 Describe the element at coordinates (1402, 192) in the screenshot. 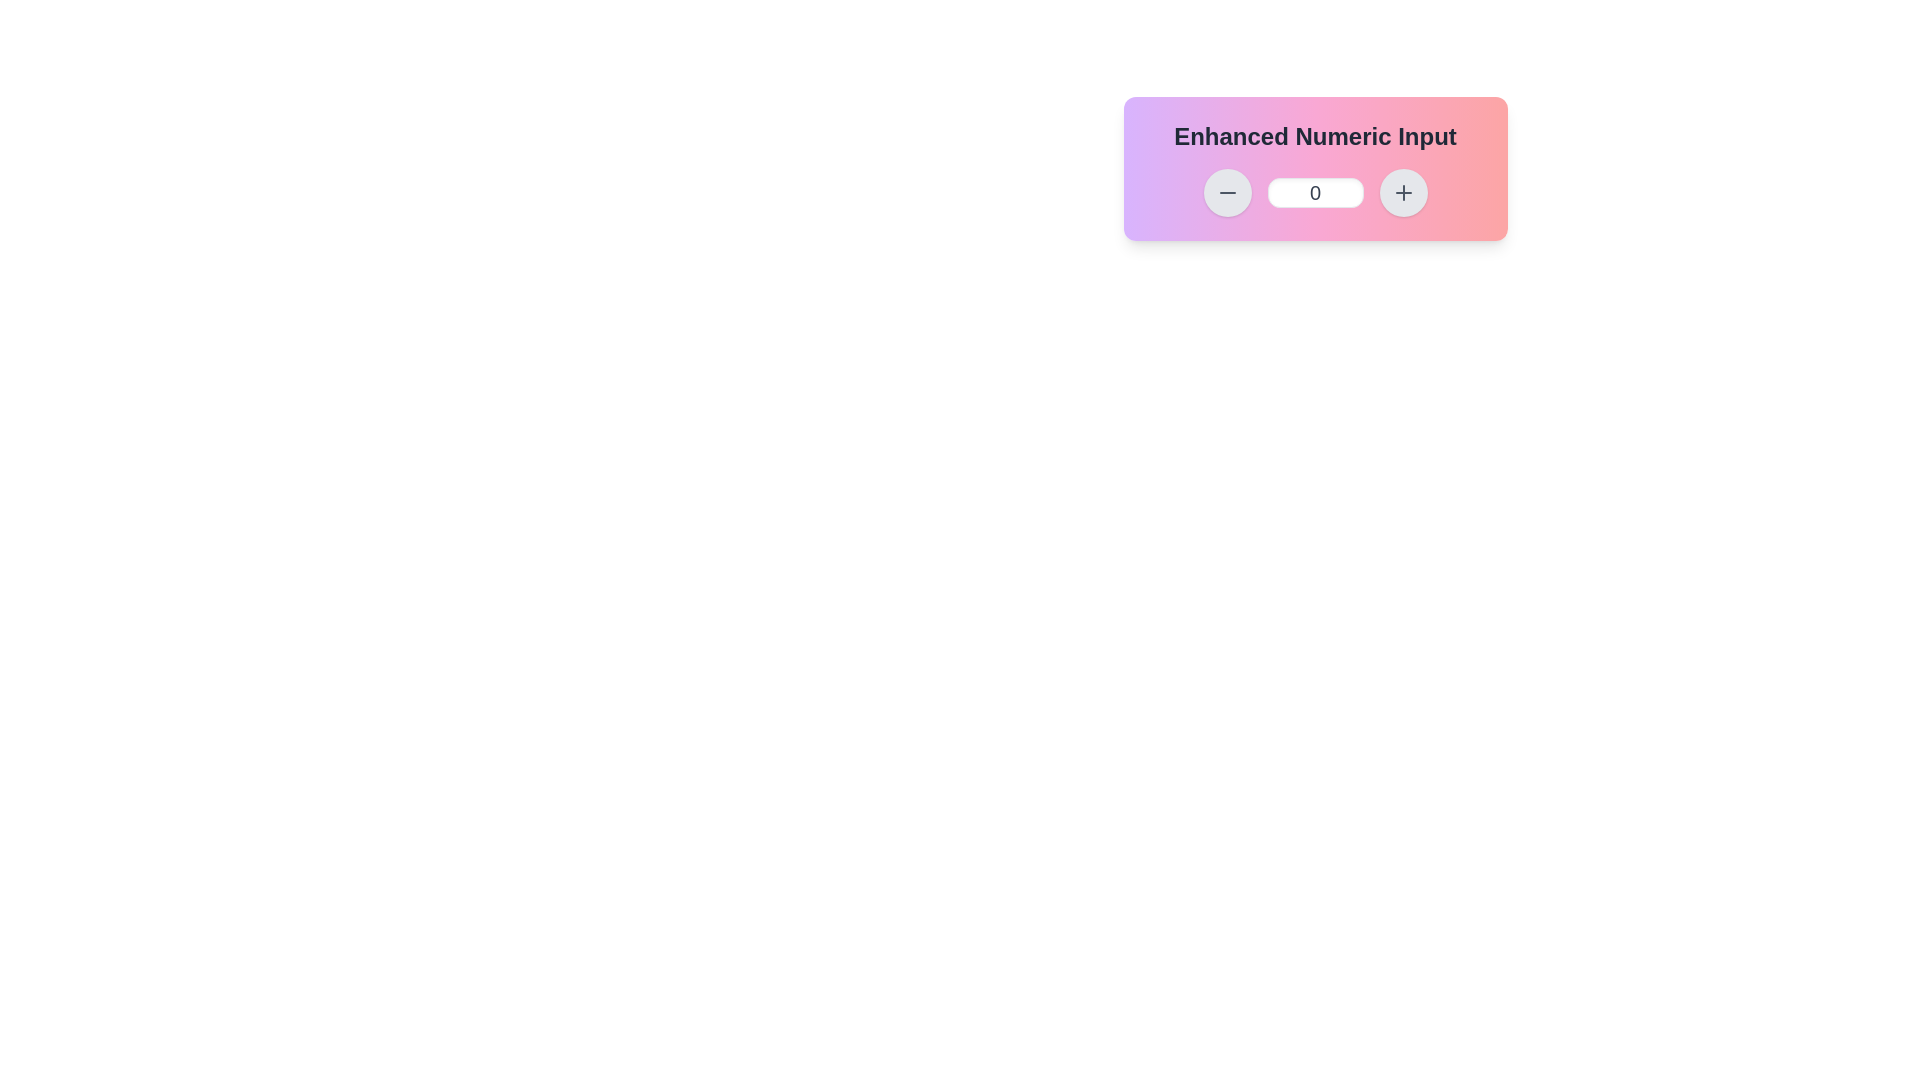

I see `the plus icon button, which is a '+' sign in a circular light gray button, located at the far right of a group of interactive elements` at that location.